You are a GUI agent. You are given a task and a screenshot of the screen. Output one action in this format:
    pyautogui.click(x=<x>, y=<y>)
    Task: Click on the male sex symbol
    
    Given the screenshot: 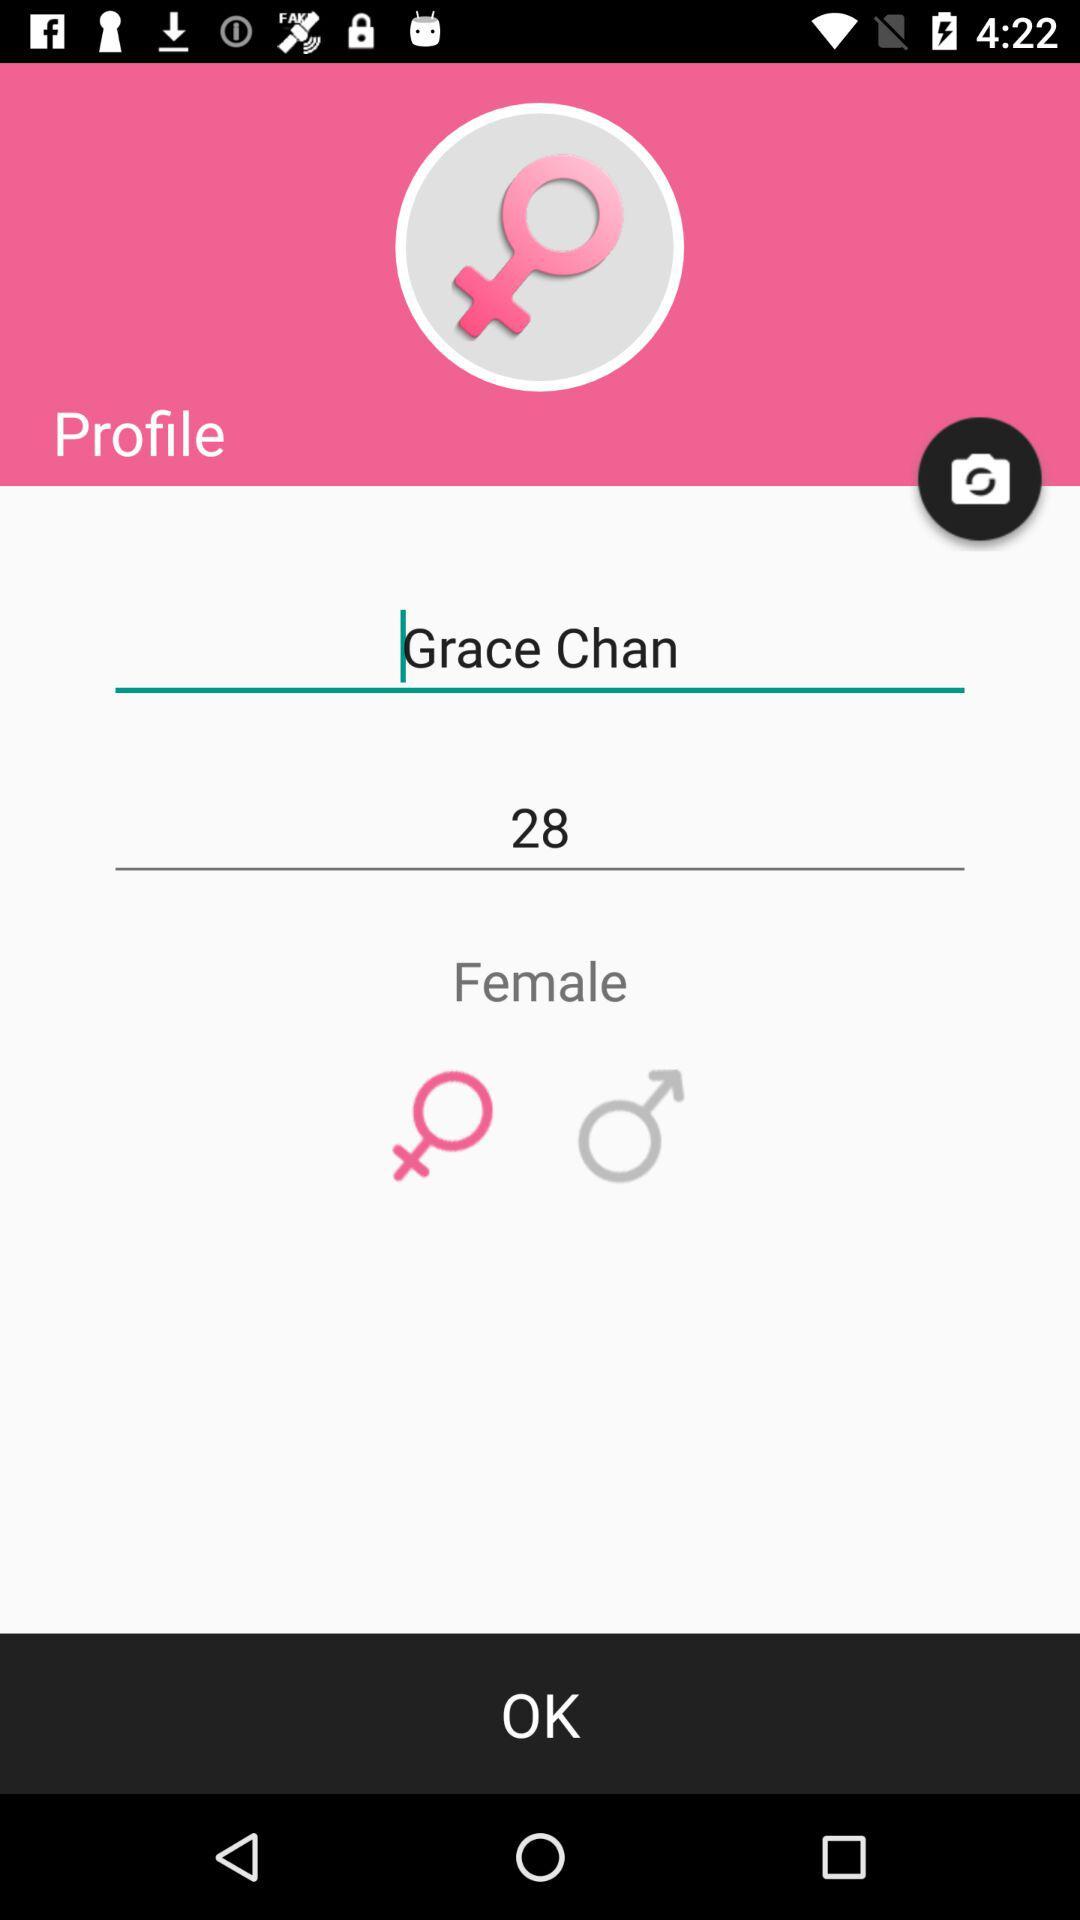 What is the action you would take?
    pyautogui.click(x=632, y=1127)
    